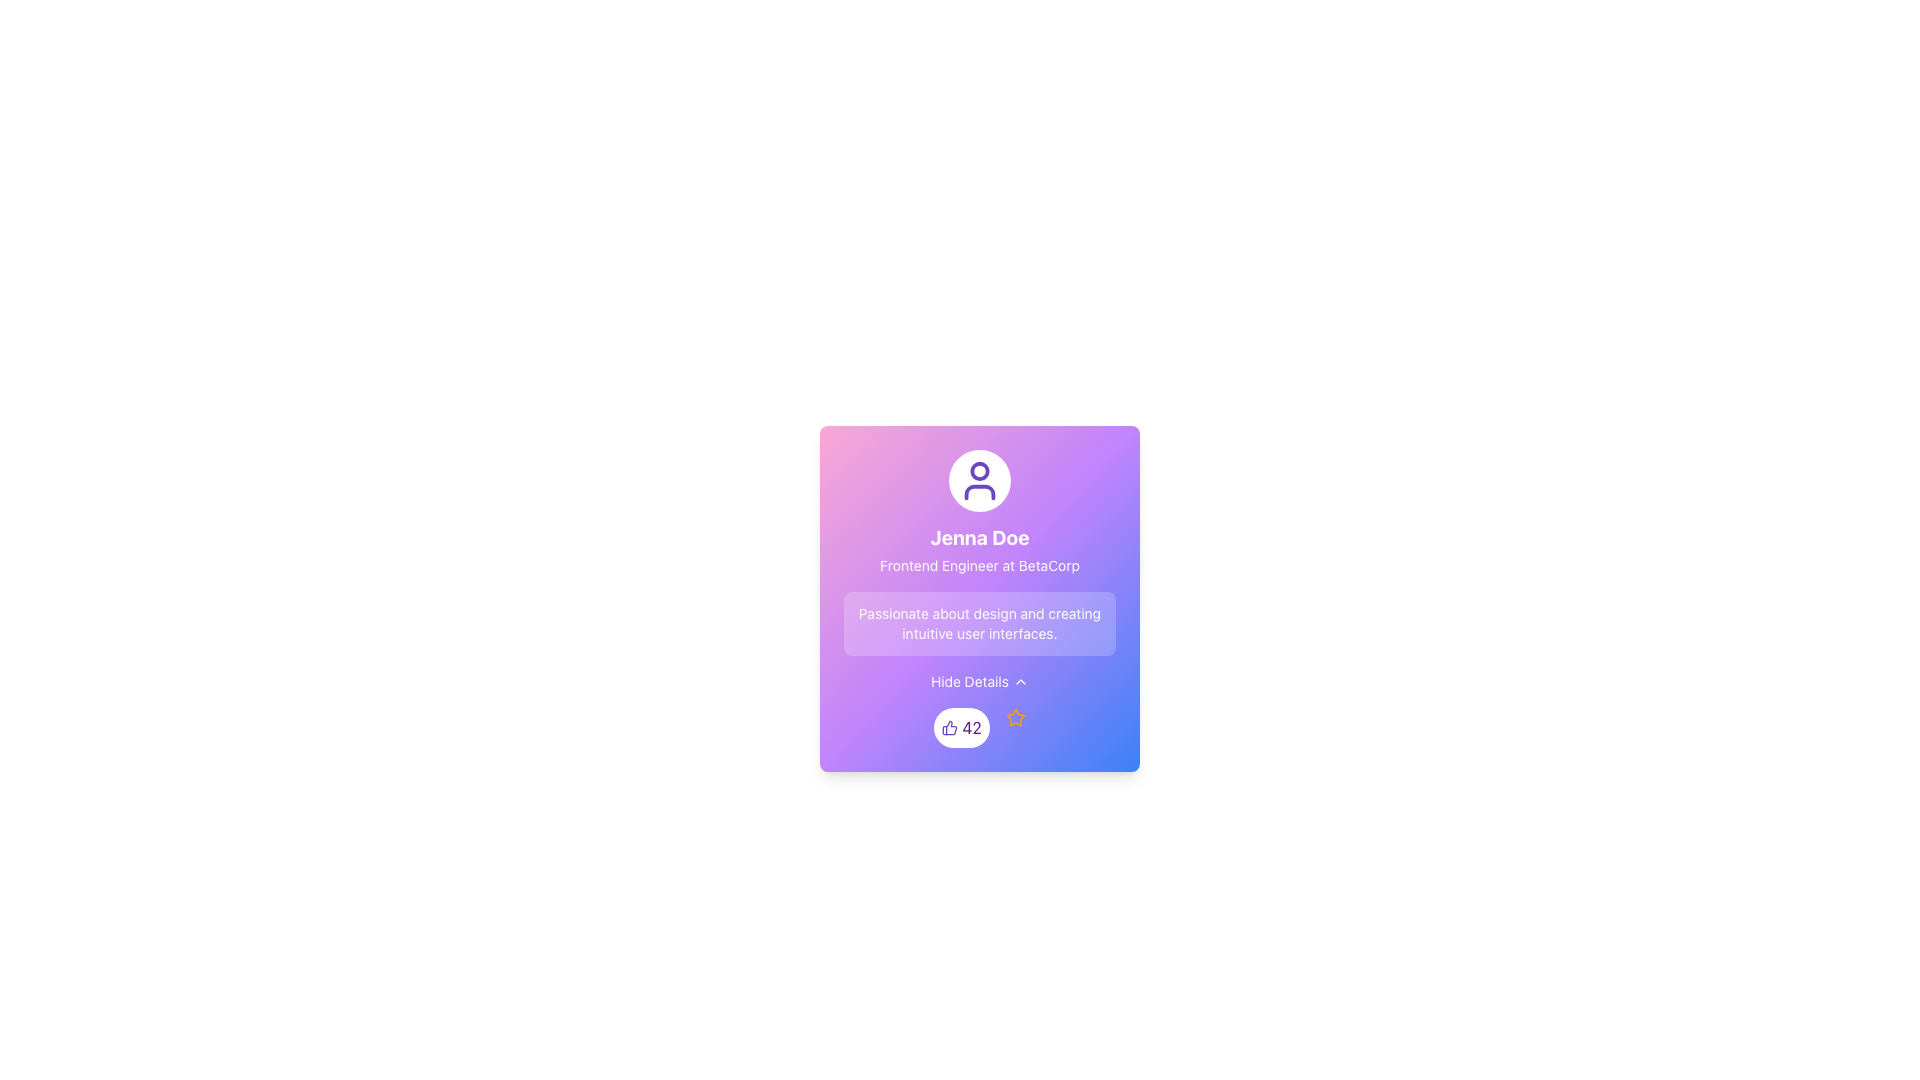 This screenshot has height=1080, width=1920. What do you see at coordinates (1015, 716) in the screenshot?
I see `the star-shaped icon with a golden-yellow outline located at the bottom center of the card layout, adjacent to the thumbs-up icon and aligned with the numeric text '42'` at bounding box center [1015, 716].